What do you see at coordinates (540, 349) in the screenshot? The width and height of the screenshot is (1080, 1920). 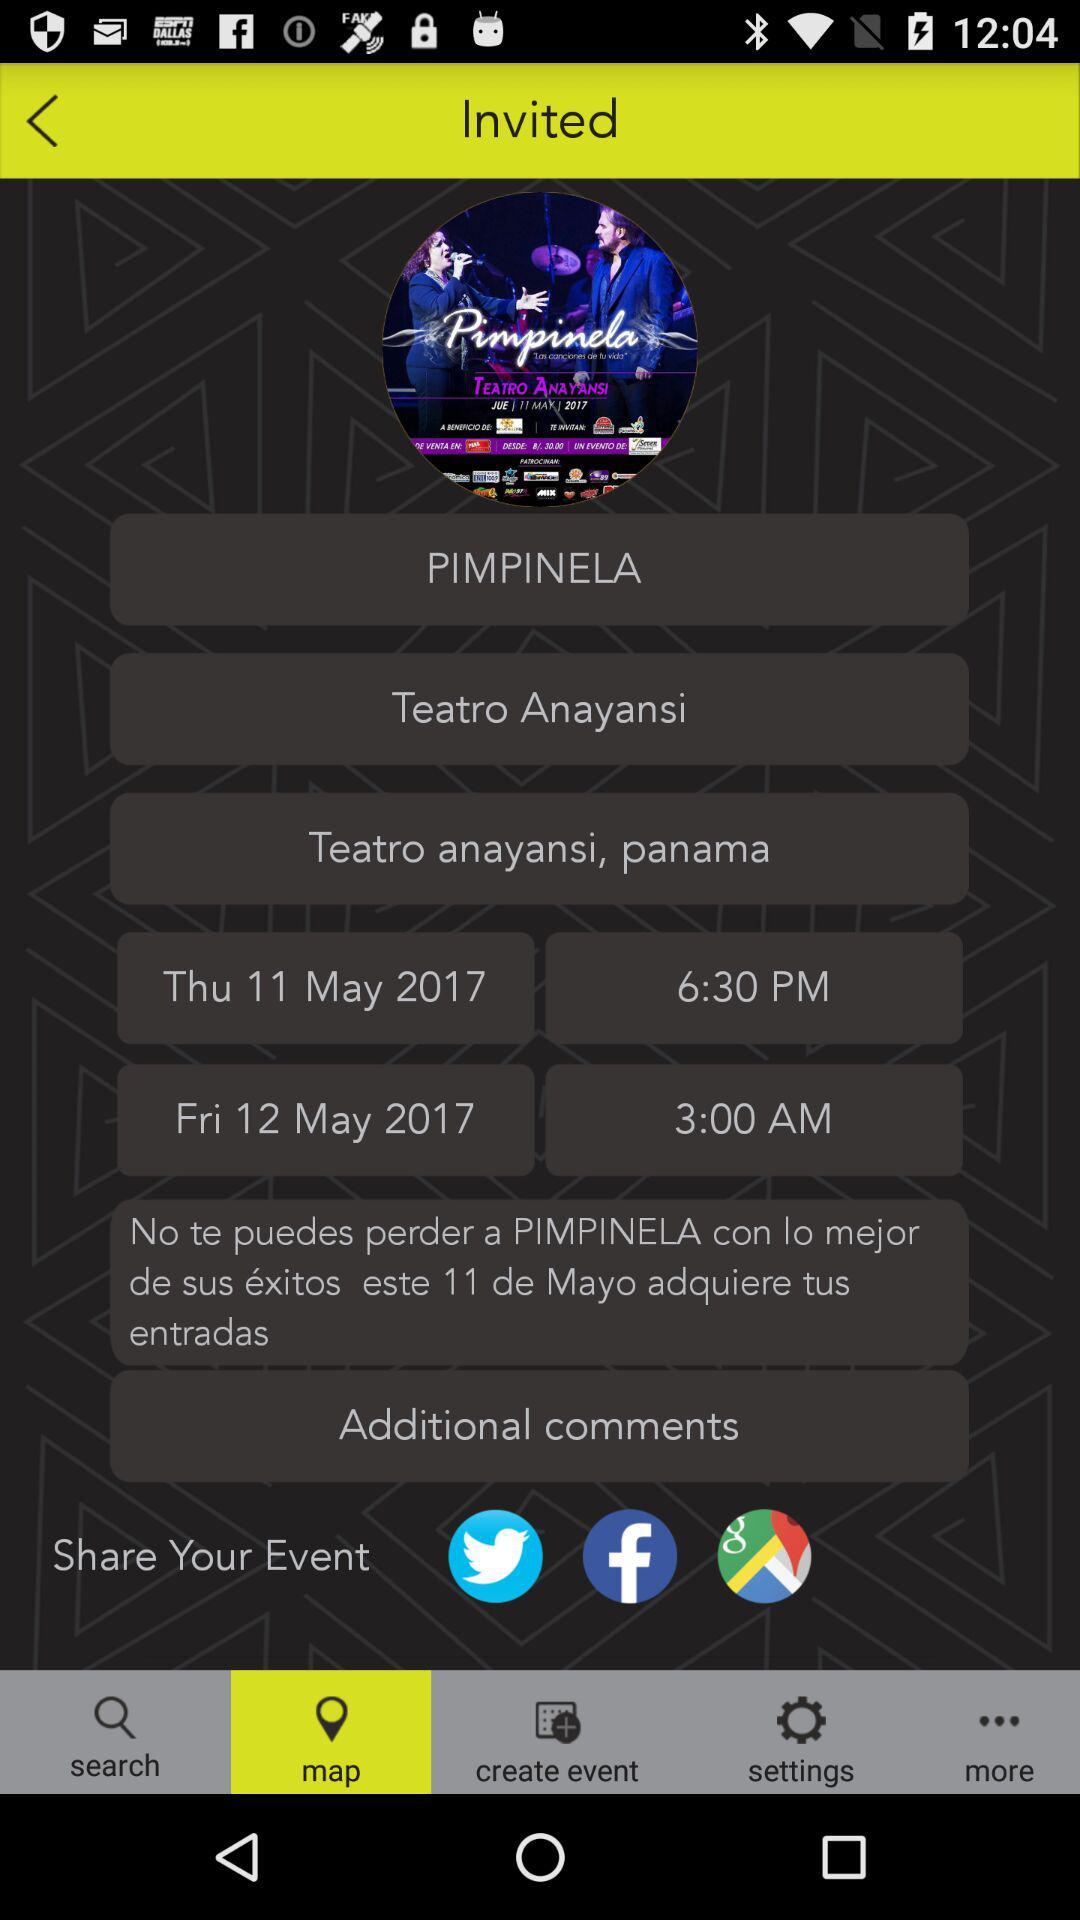 I see `the image which is below invited` at bounding box center [540, 349].